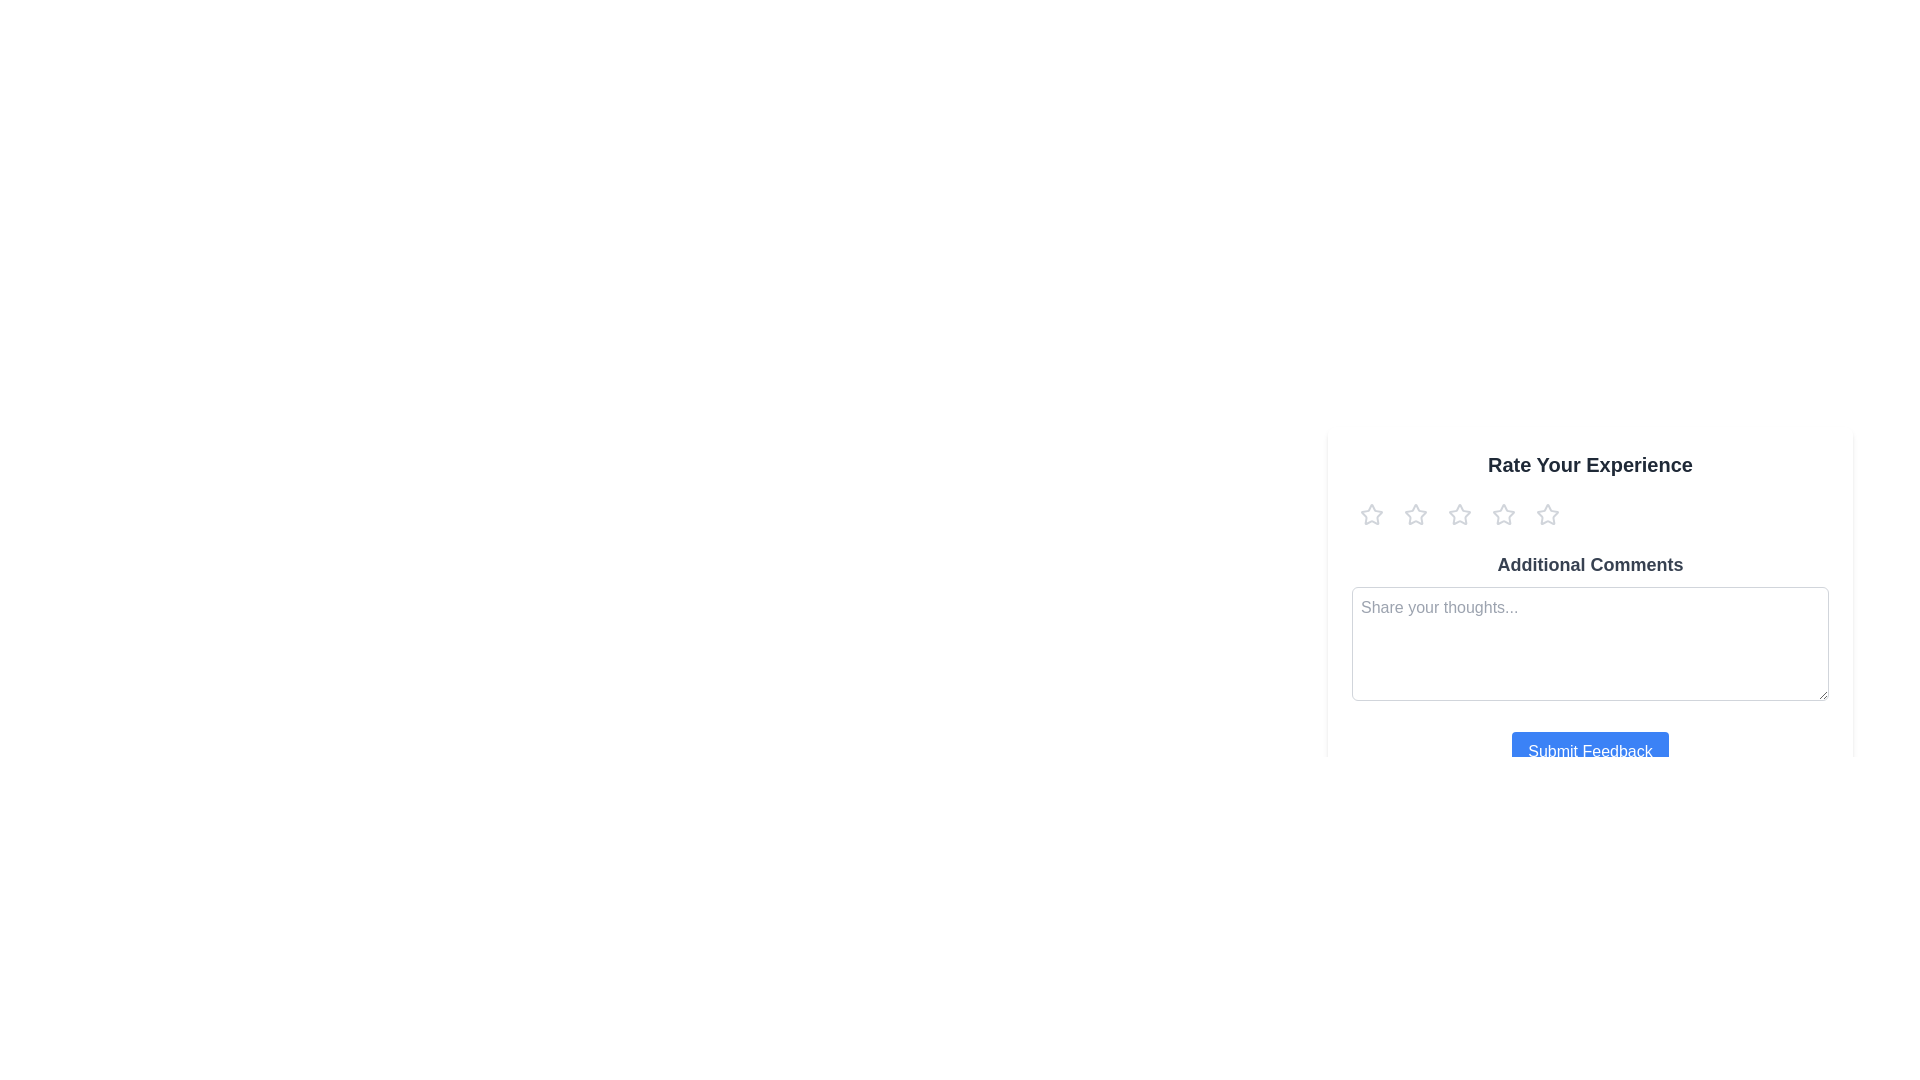 Image resolution: width=1920 pixels, height=1080 pixels. What do you see at coordinates (1415, 513) in the screenshot?
I see `on the second hollow star icon in the 'Rate Your Experience' section` at bounding box center [1415, 513].